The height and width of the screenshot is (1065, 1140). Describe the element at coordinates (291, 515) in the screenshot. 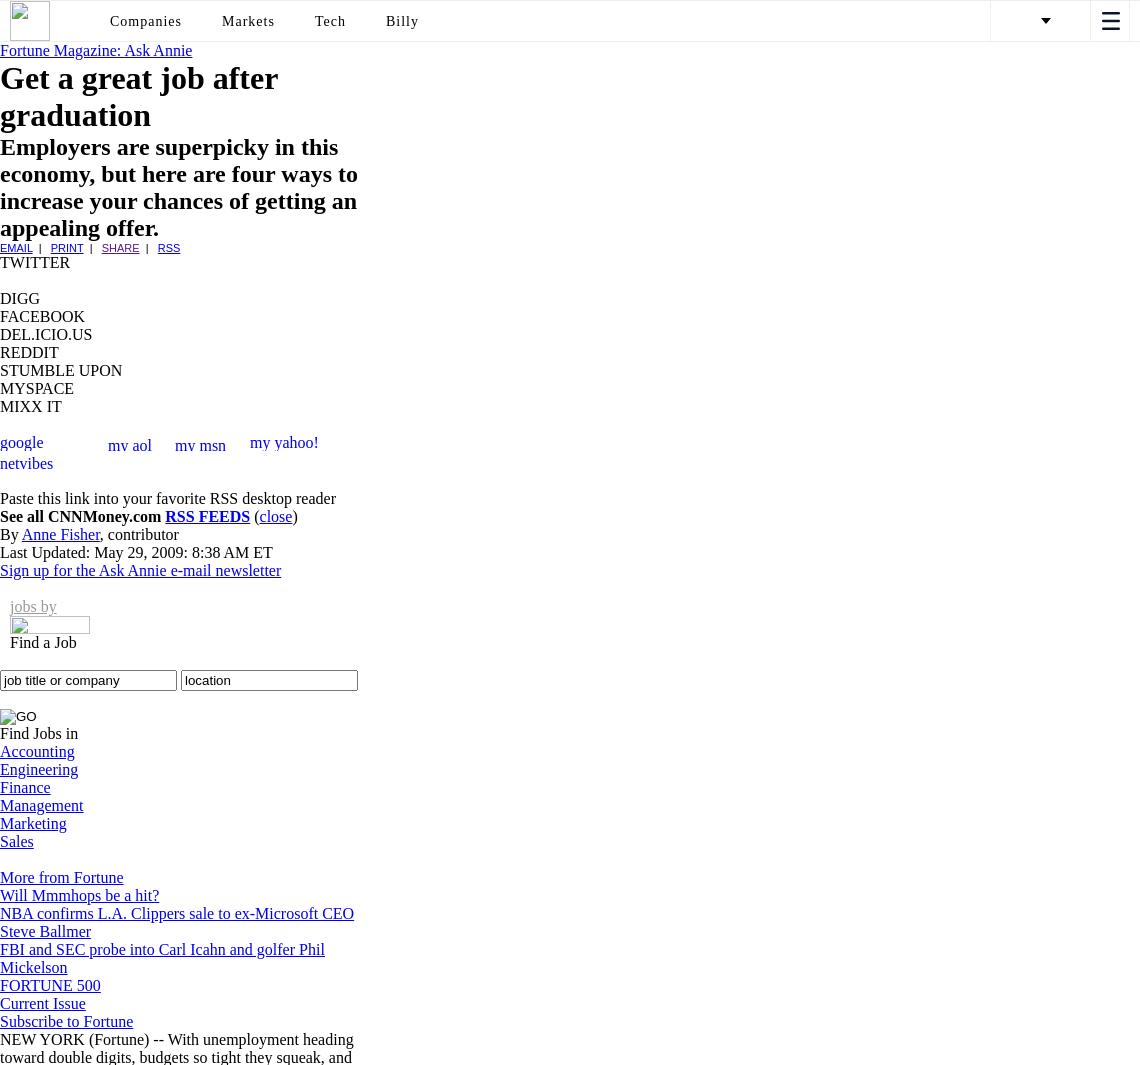

I see `')'` at that location.